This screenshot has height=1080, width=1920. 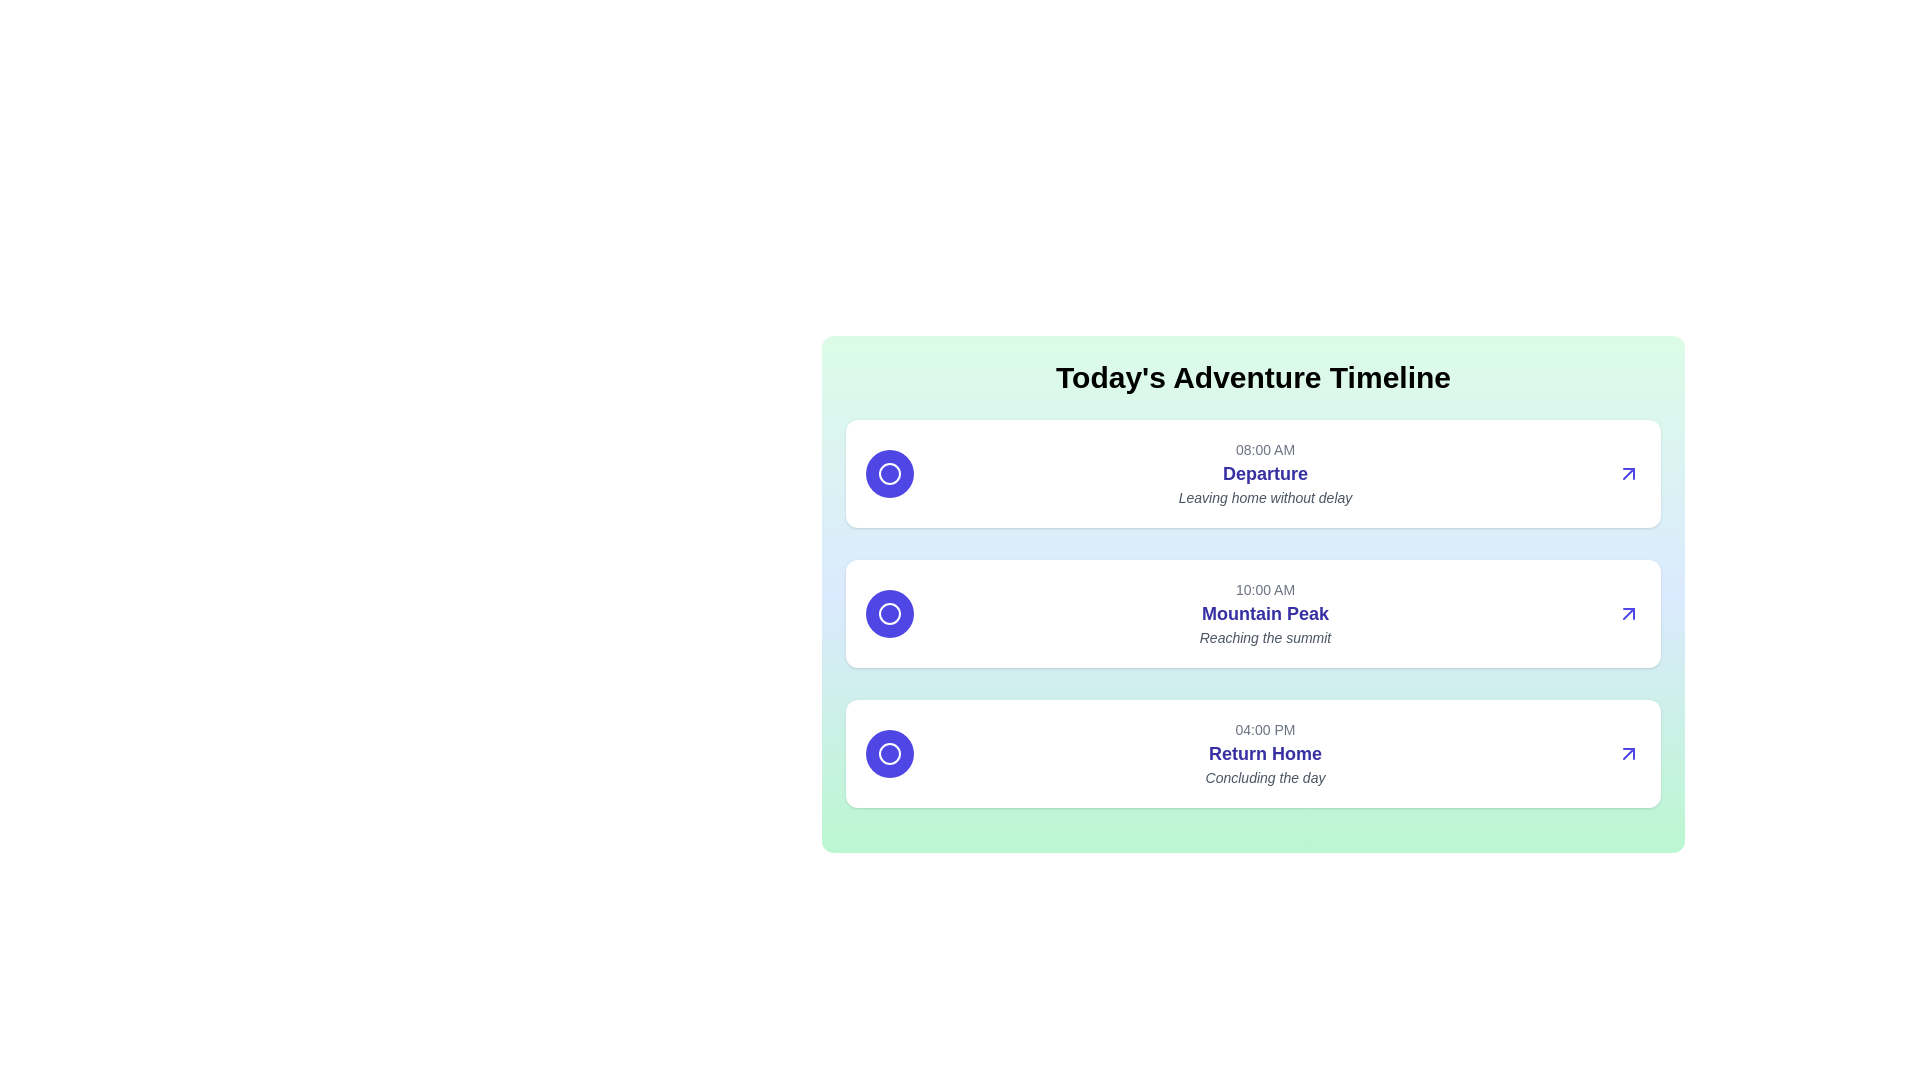 What do you see at coordinates (1252, 753) in the screenshot?
I see `information displayed on the card containing '04:00 PM', 'Return Home', and 'Concluding the day' in a vertically stacked list beneath the 'Mountain Peak' entry` at bounding box center [1252, 753].